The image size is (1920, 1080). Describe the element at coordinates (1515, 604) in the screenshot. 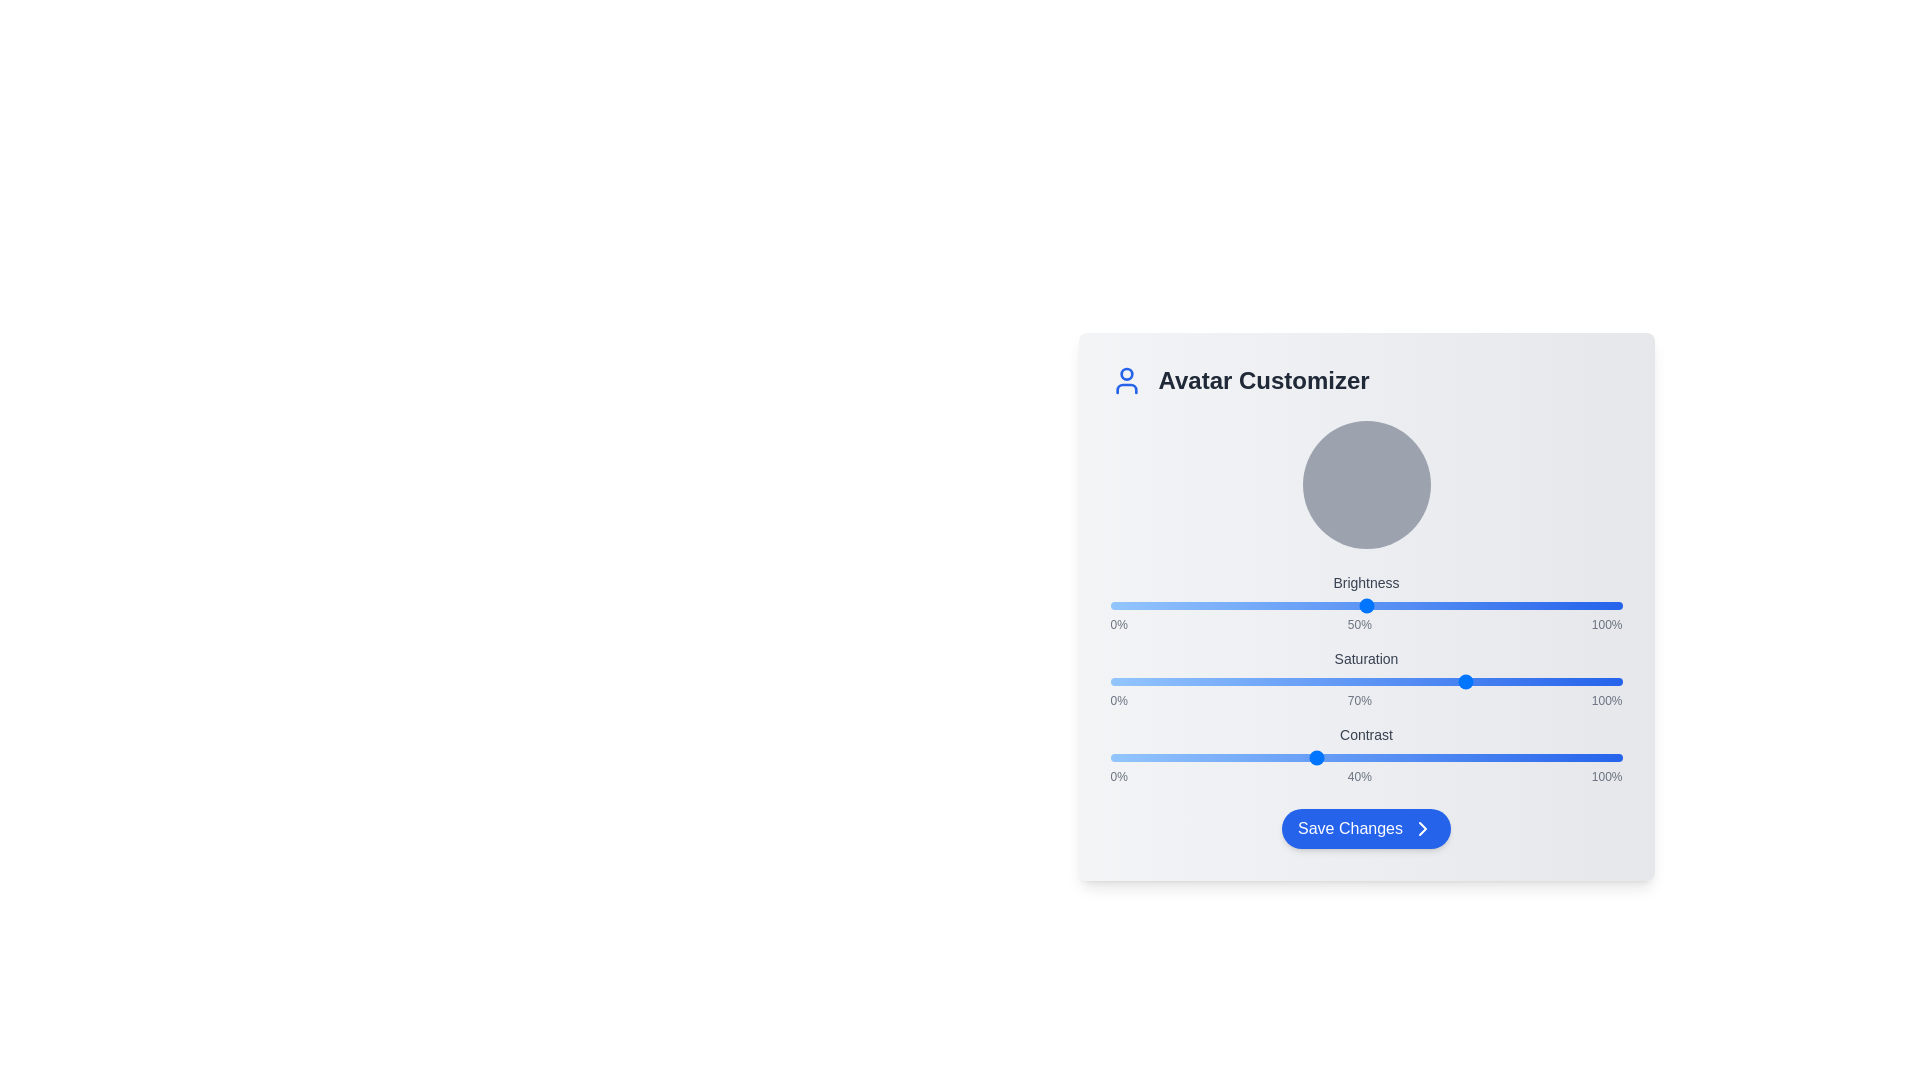

I see `the Brightness slider to 79%` at that location.